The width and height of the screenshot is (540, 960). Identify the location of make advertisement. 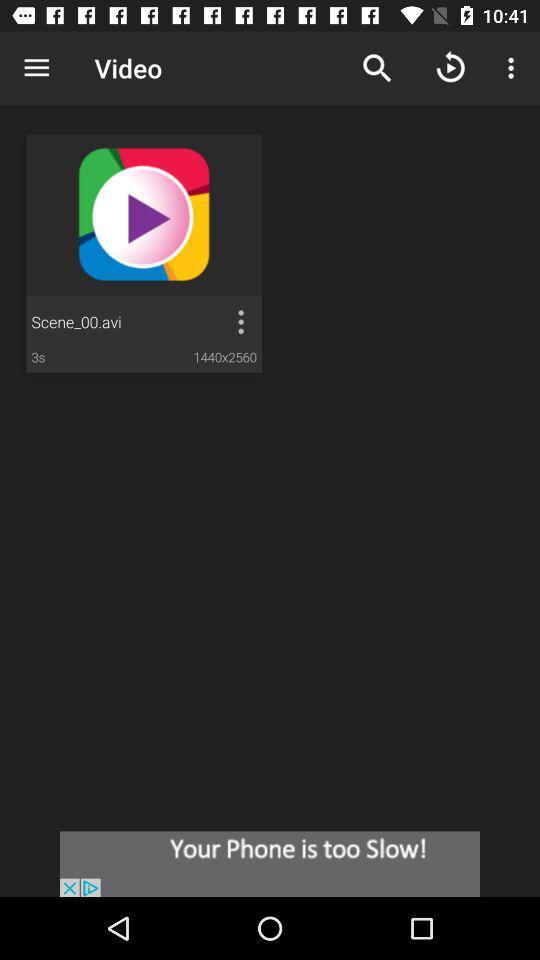
(270, 863).